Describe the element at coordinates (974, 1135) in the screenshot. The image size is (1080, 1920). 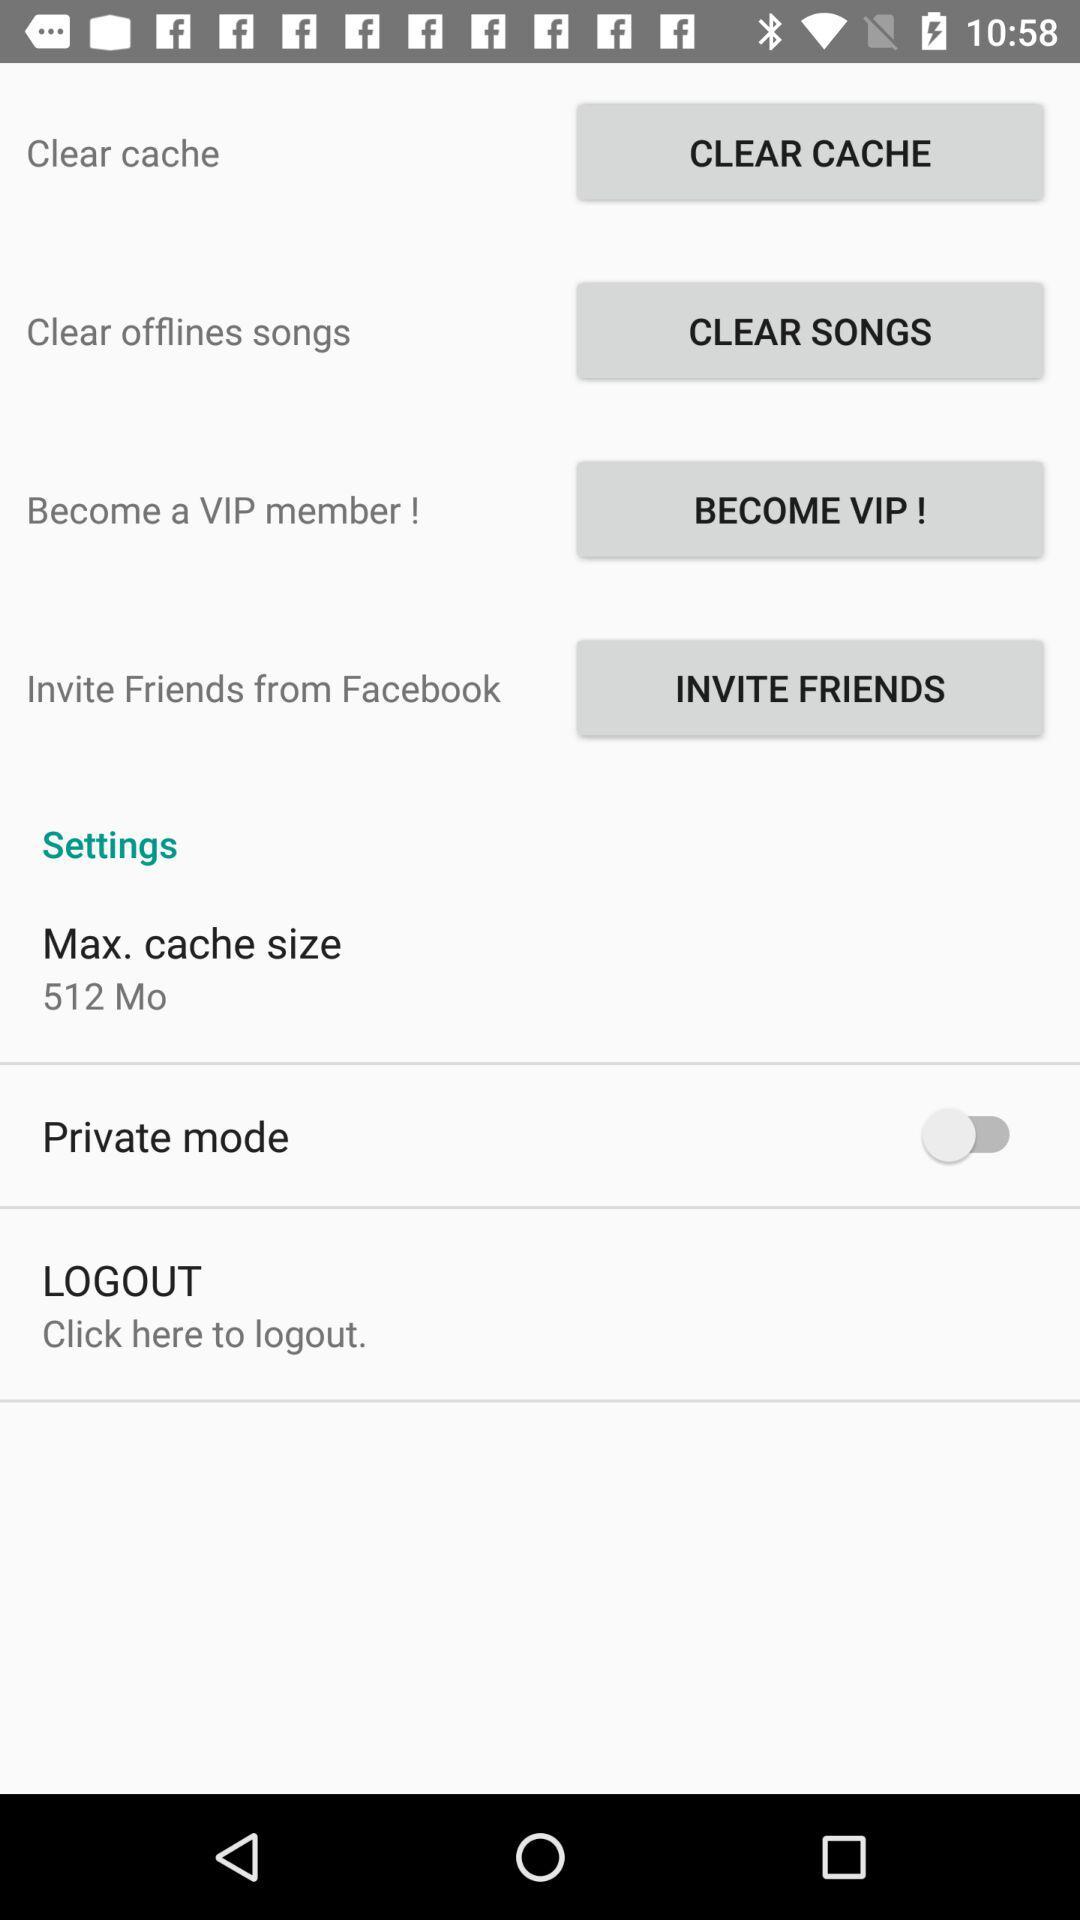
I see `the app to the right of the private mode` at that location.